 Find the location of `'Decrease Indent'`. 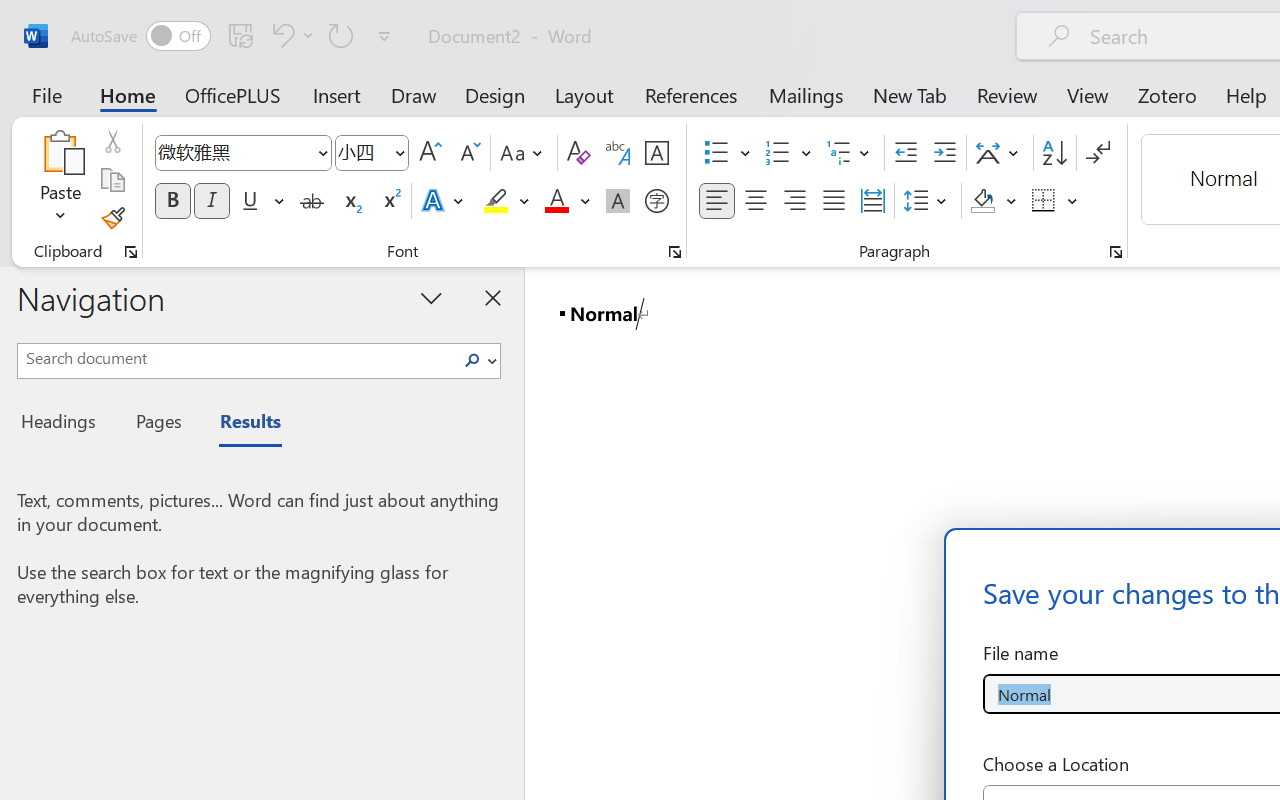

'Decrease Indent' is located at coordinates (905, 153).